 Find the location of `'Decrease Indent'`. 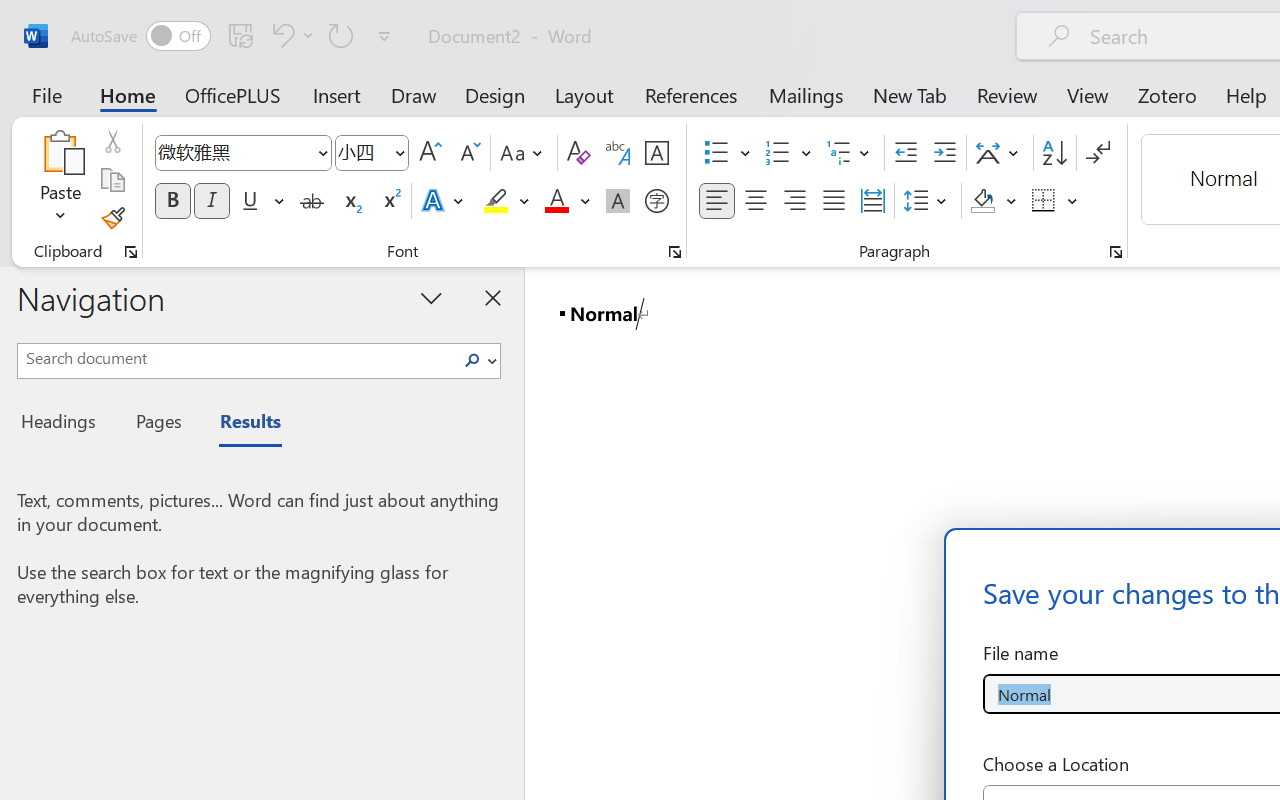

'Decrease Indent' is located at coordinates (905, 153).